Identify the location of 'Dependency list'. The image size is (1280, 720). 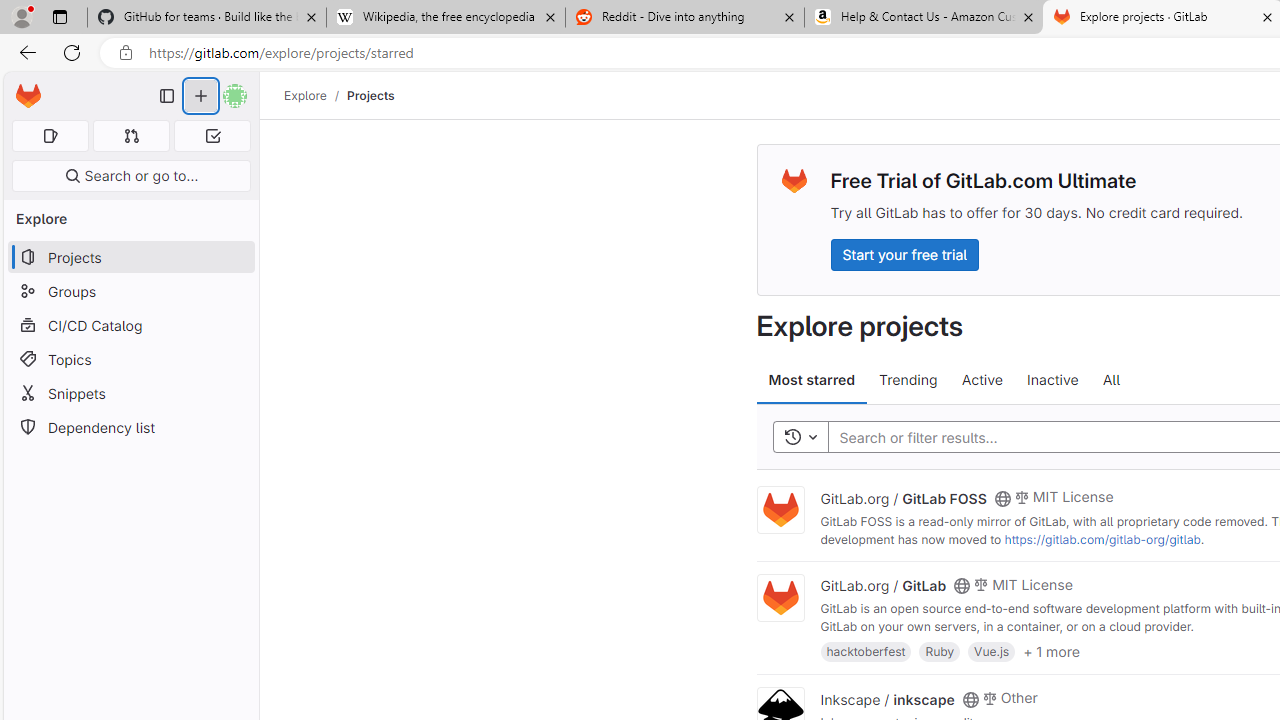
(130, 426).